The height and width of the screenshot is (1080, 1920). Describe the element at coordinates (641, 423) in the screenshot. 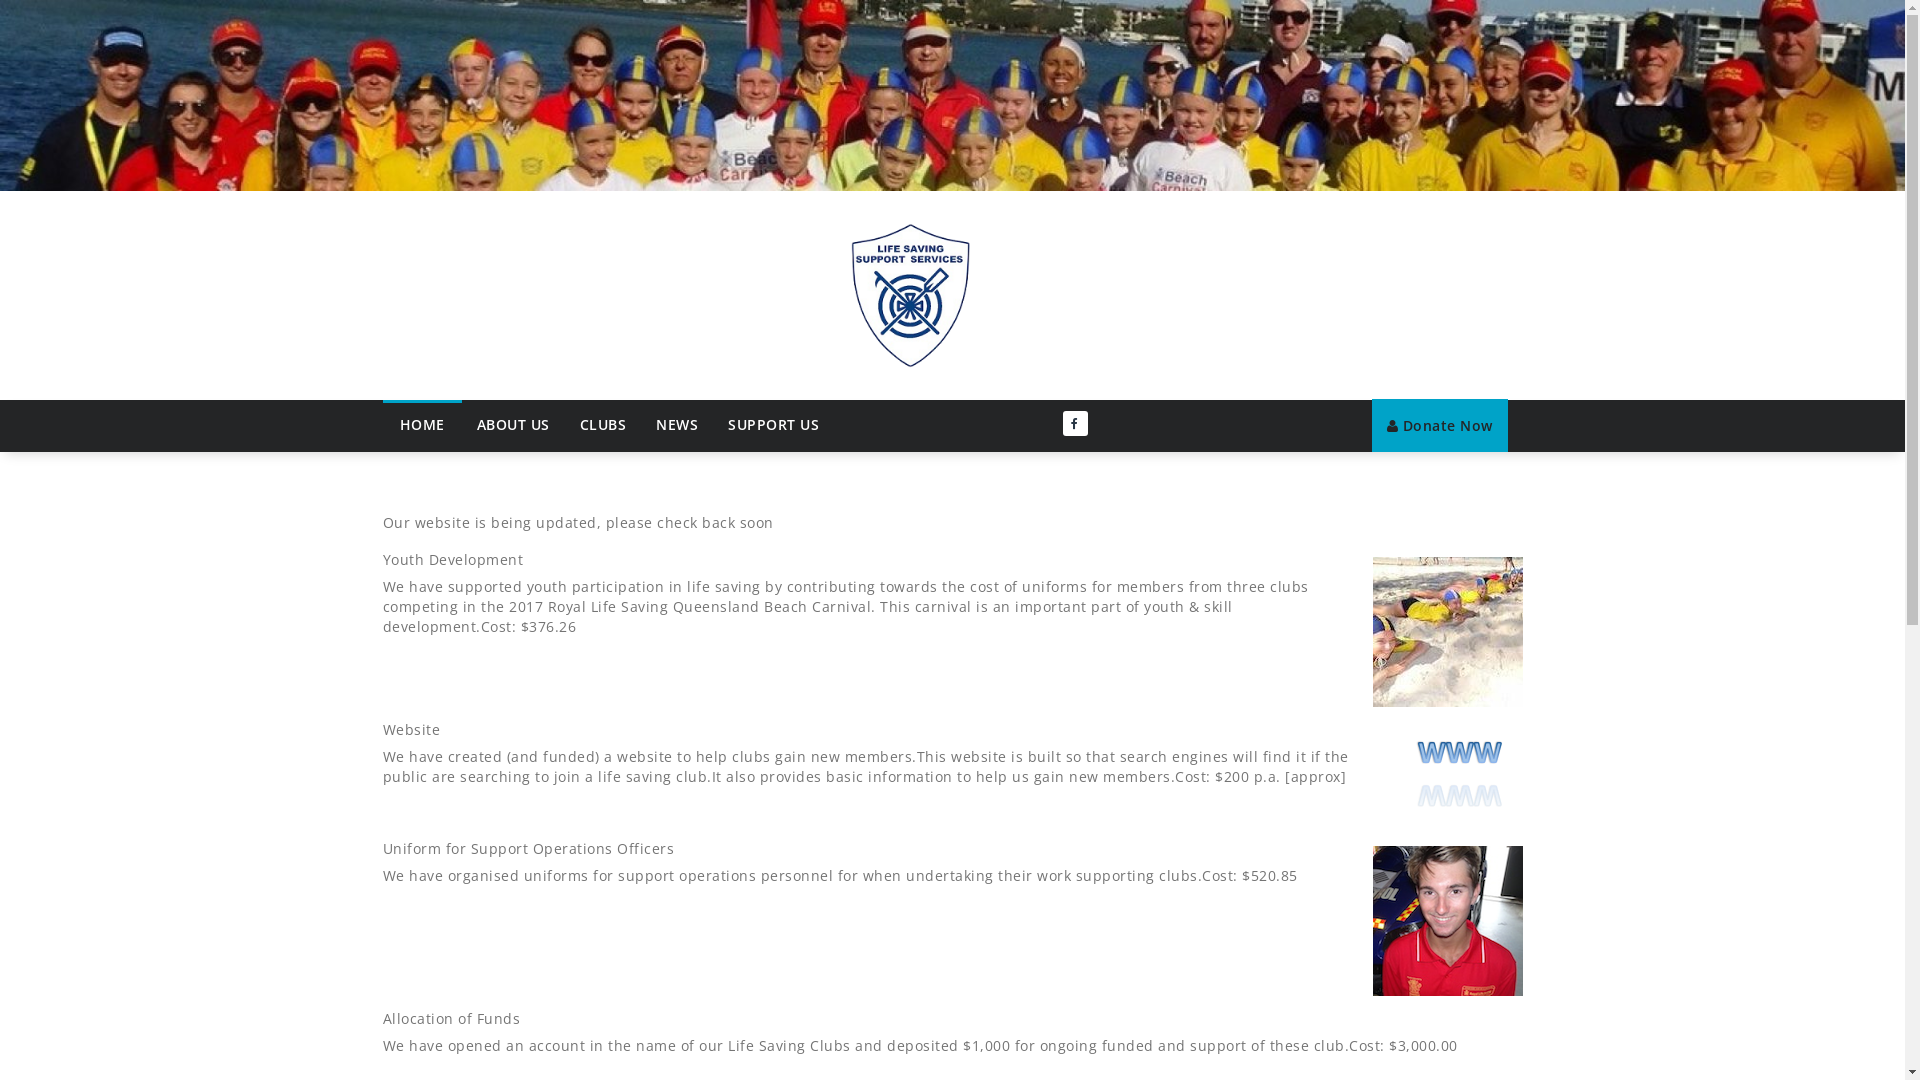

I see `'NEWS'` at that location.